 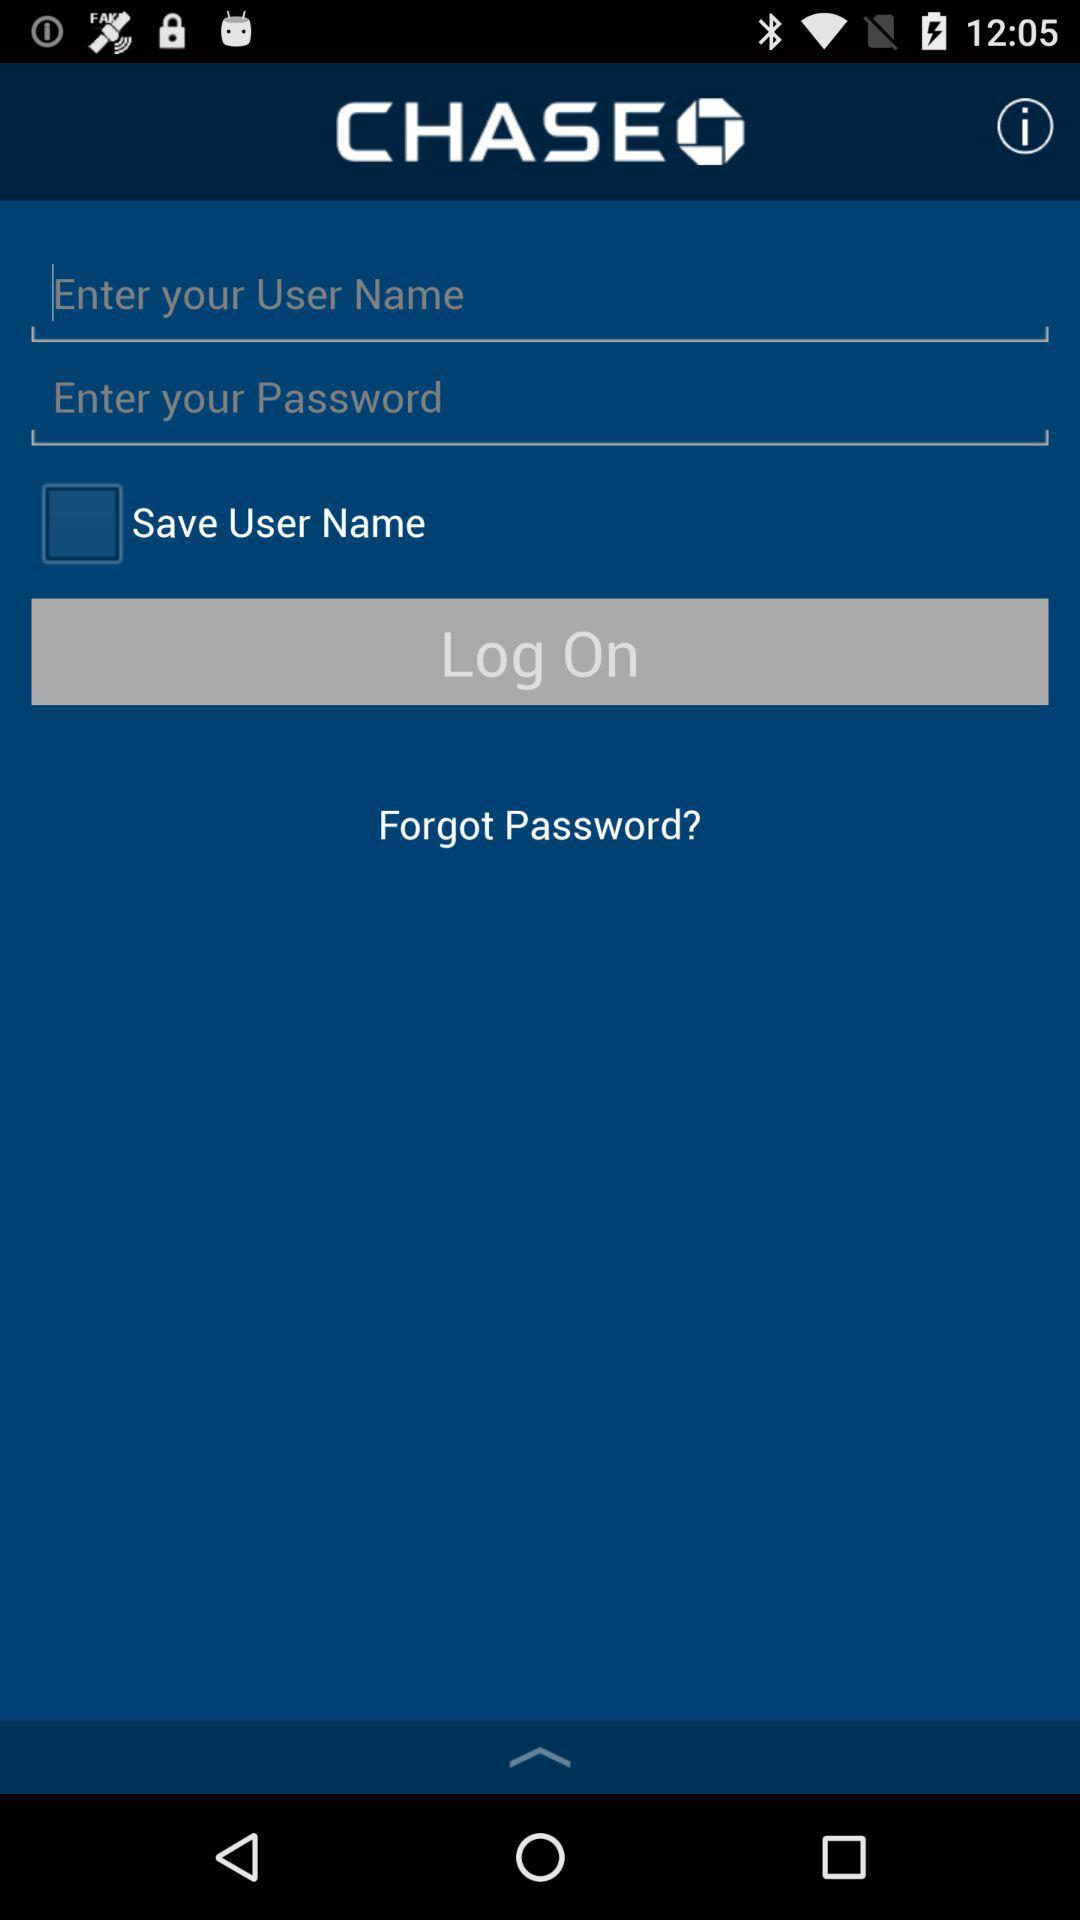 What do you see at coordinates (540, 1756) in the screenshot?
I see `arrow up option` at bounding box center [540, 1756].